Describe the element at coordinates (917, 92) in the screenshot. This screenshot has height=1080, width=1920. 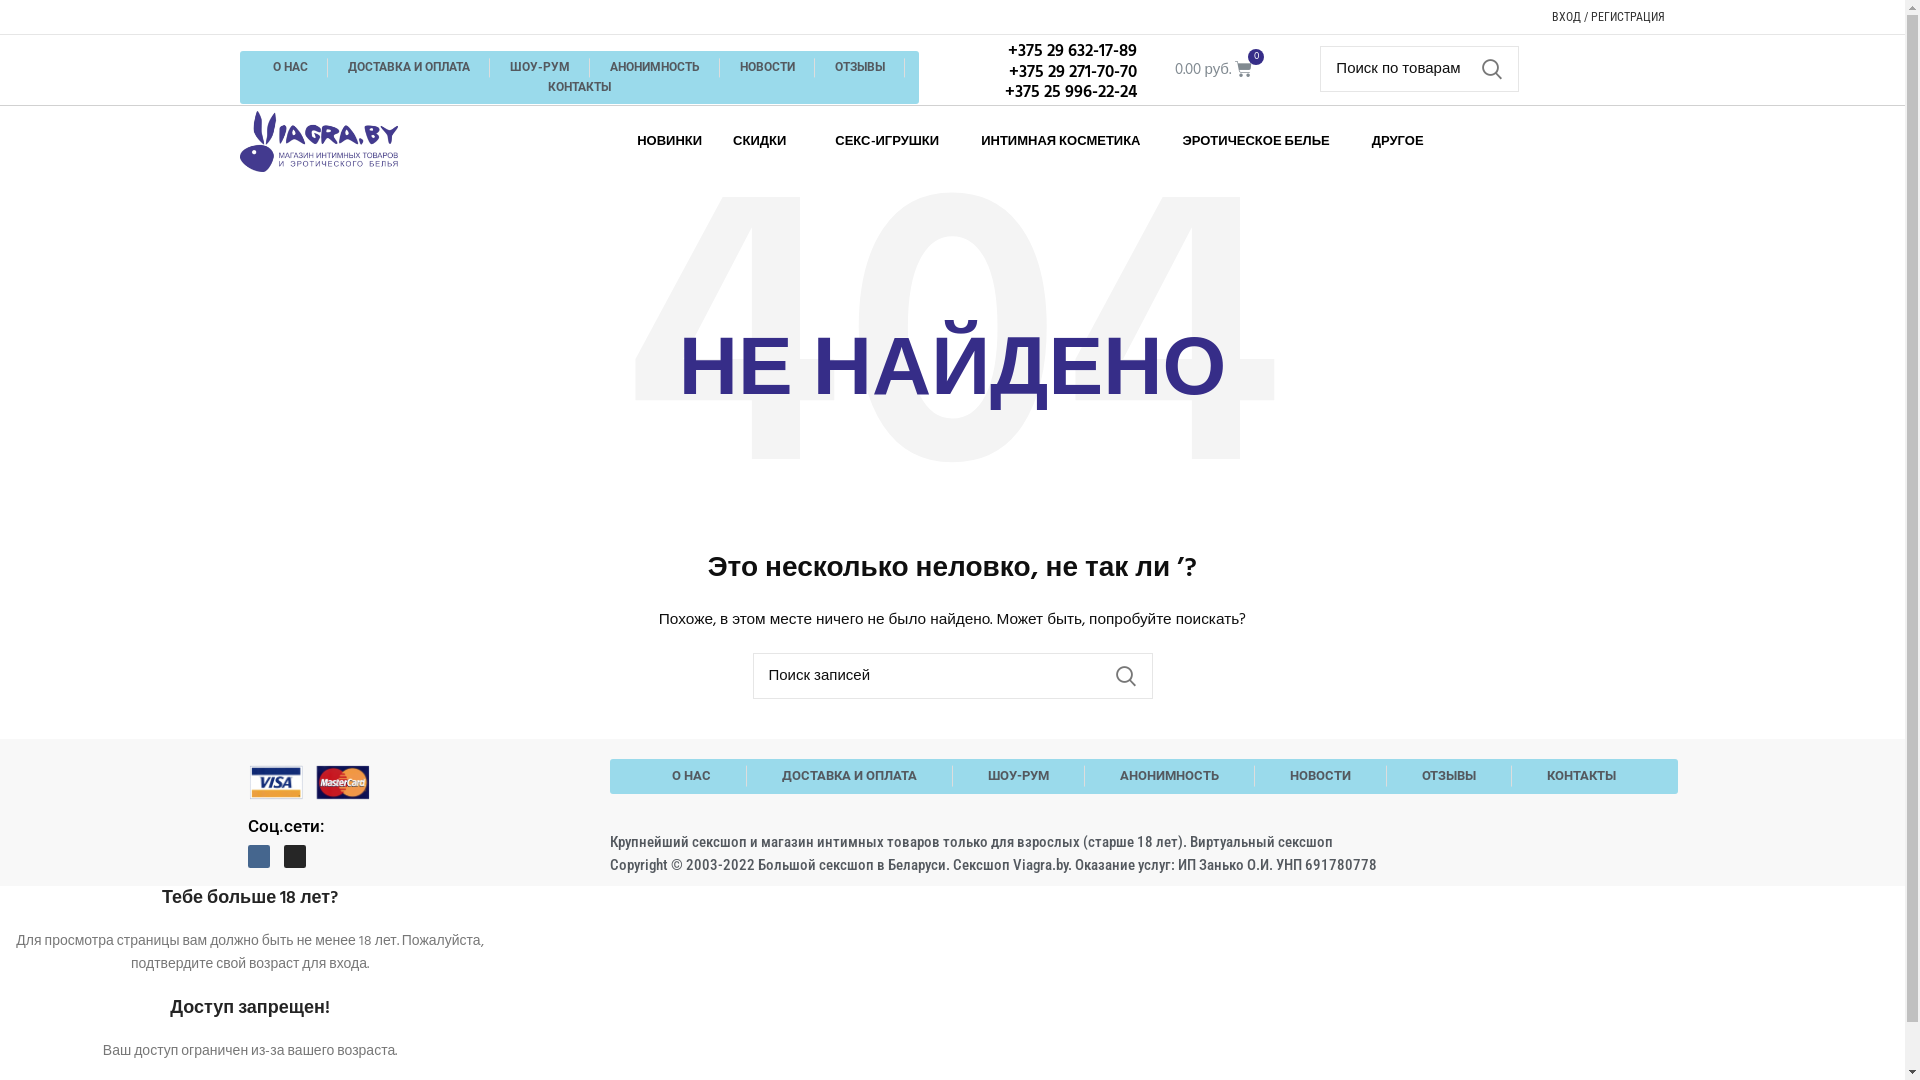
I see `'+375 25 996-22-24'` at that location.